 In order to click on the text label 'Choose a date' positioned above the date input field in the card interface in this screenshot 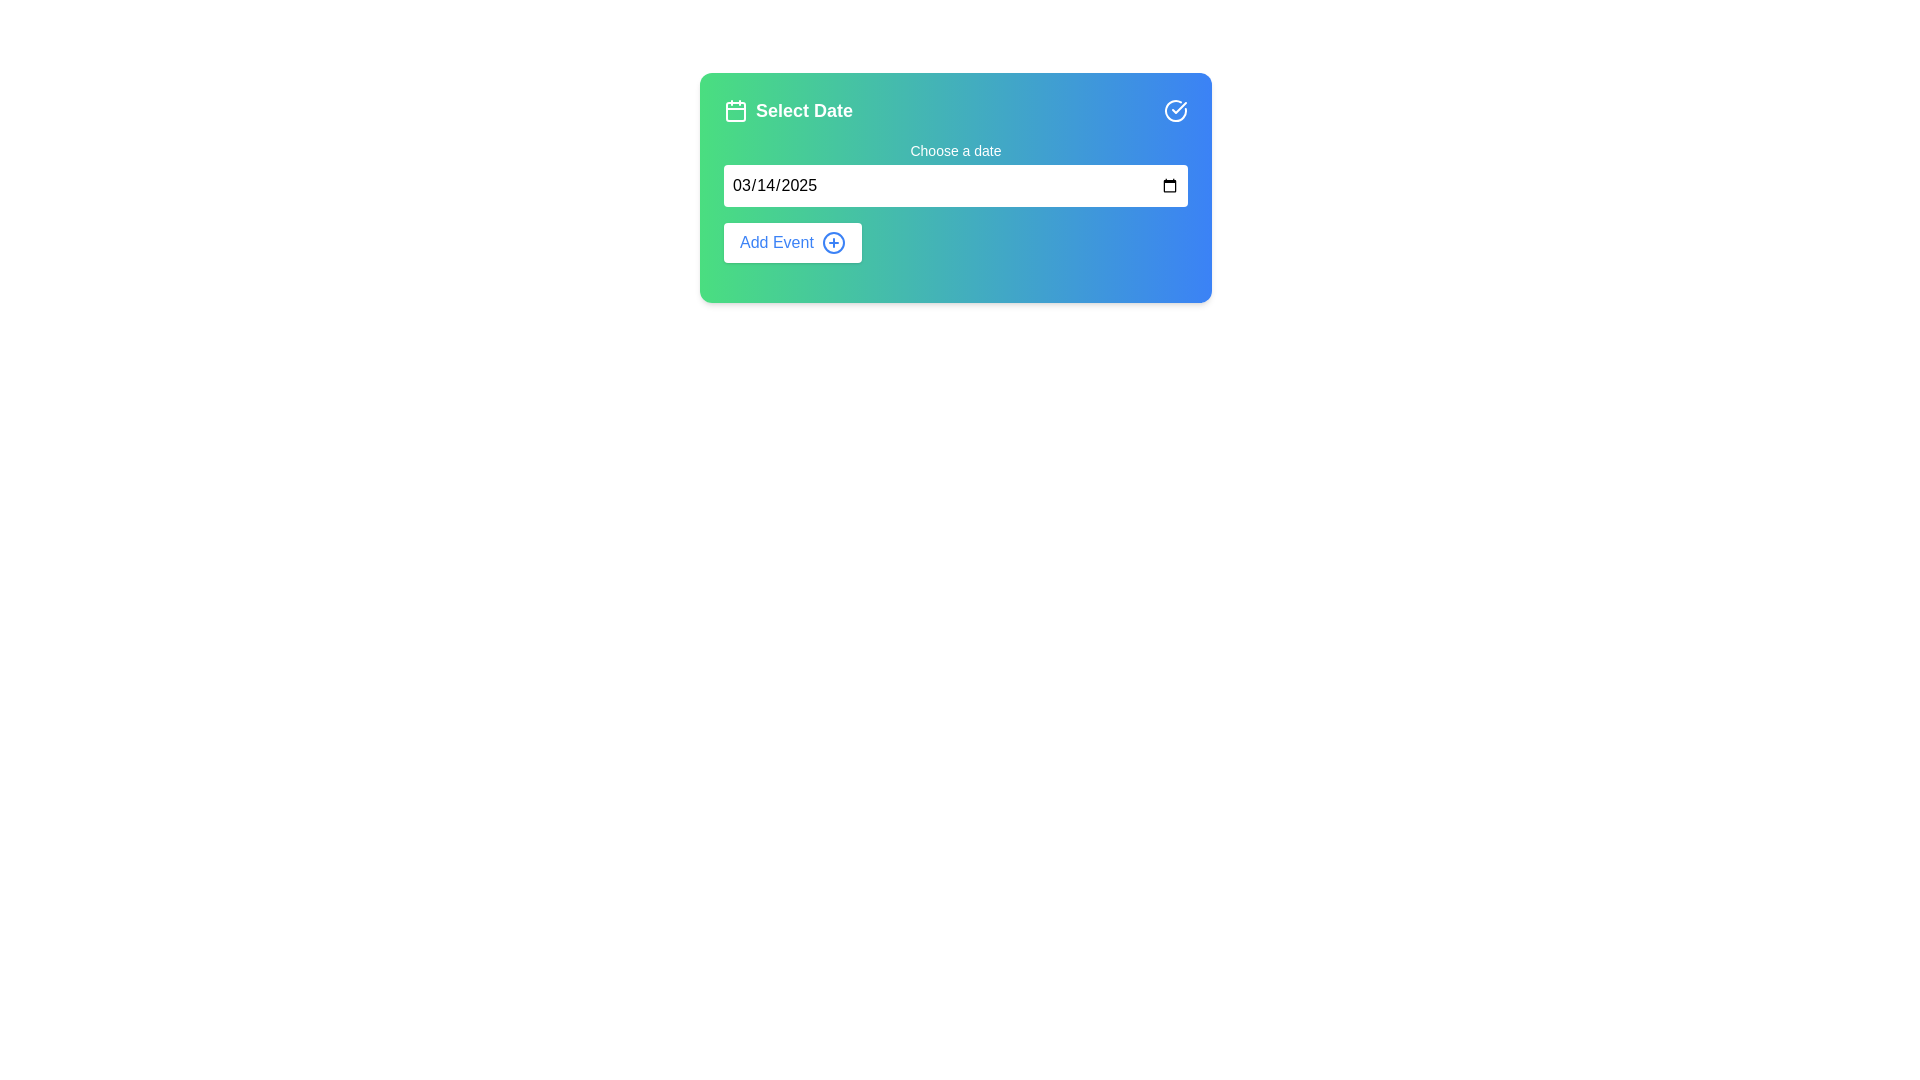, I will do `click(954, 149)`.